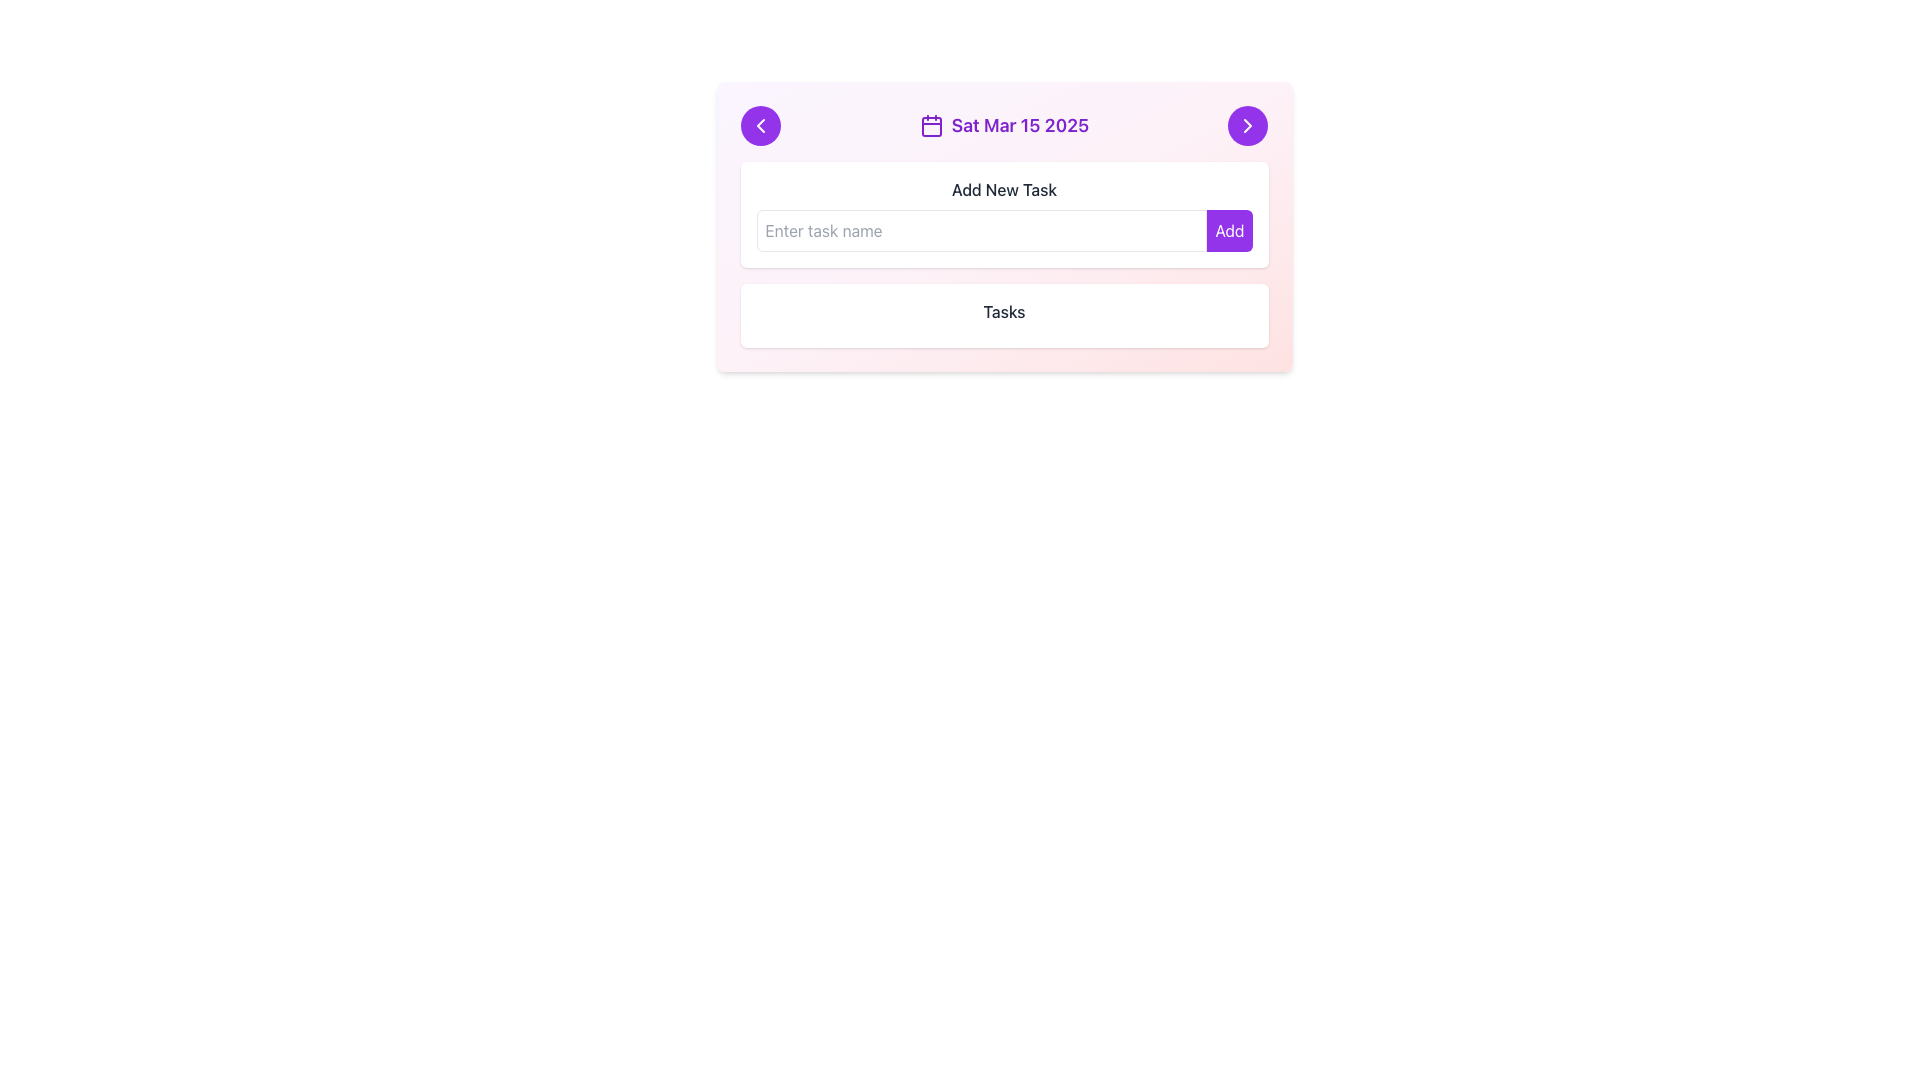 The height and width of the screenshot is (1080, 1920). I want to click on the calendar icon located to the left of the date text 'Sat Mar 15 2025' in the header section of the card component, which is part of the purple-themed section at the top of the card, so click(930, 126).